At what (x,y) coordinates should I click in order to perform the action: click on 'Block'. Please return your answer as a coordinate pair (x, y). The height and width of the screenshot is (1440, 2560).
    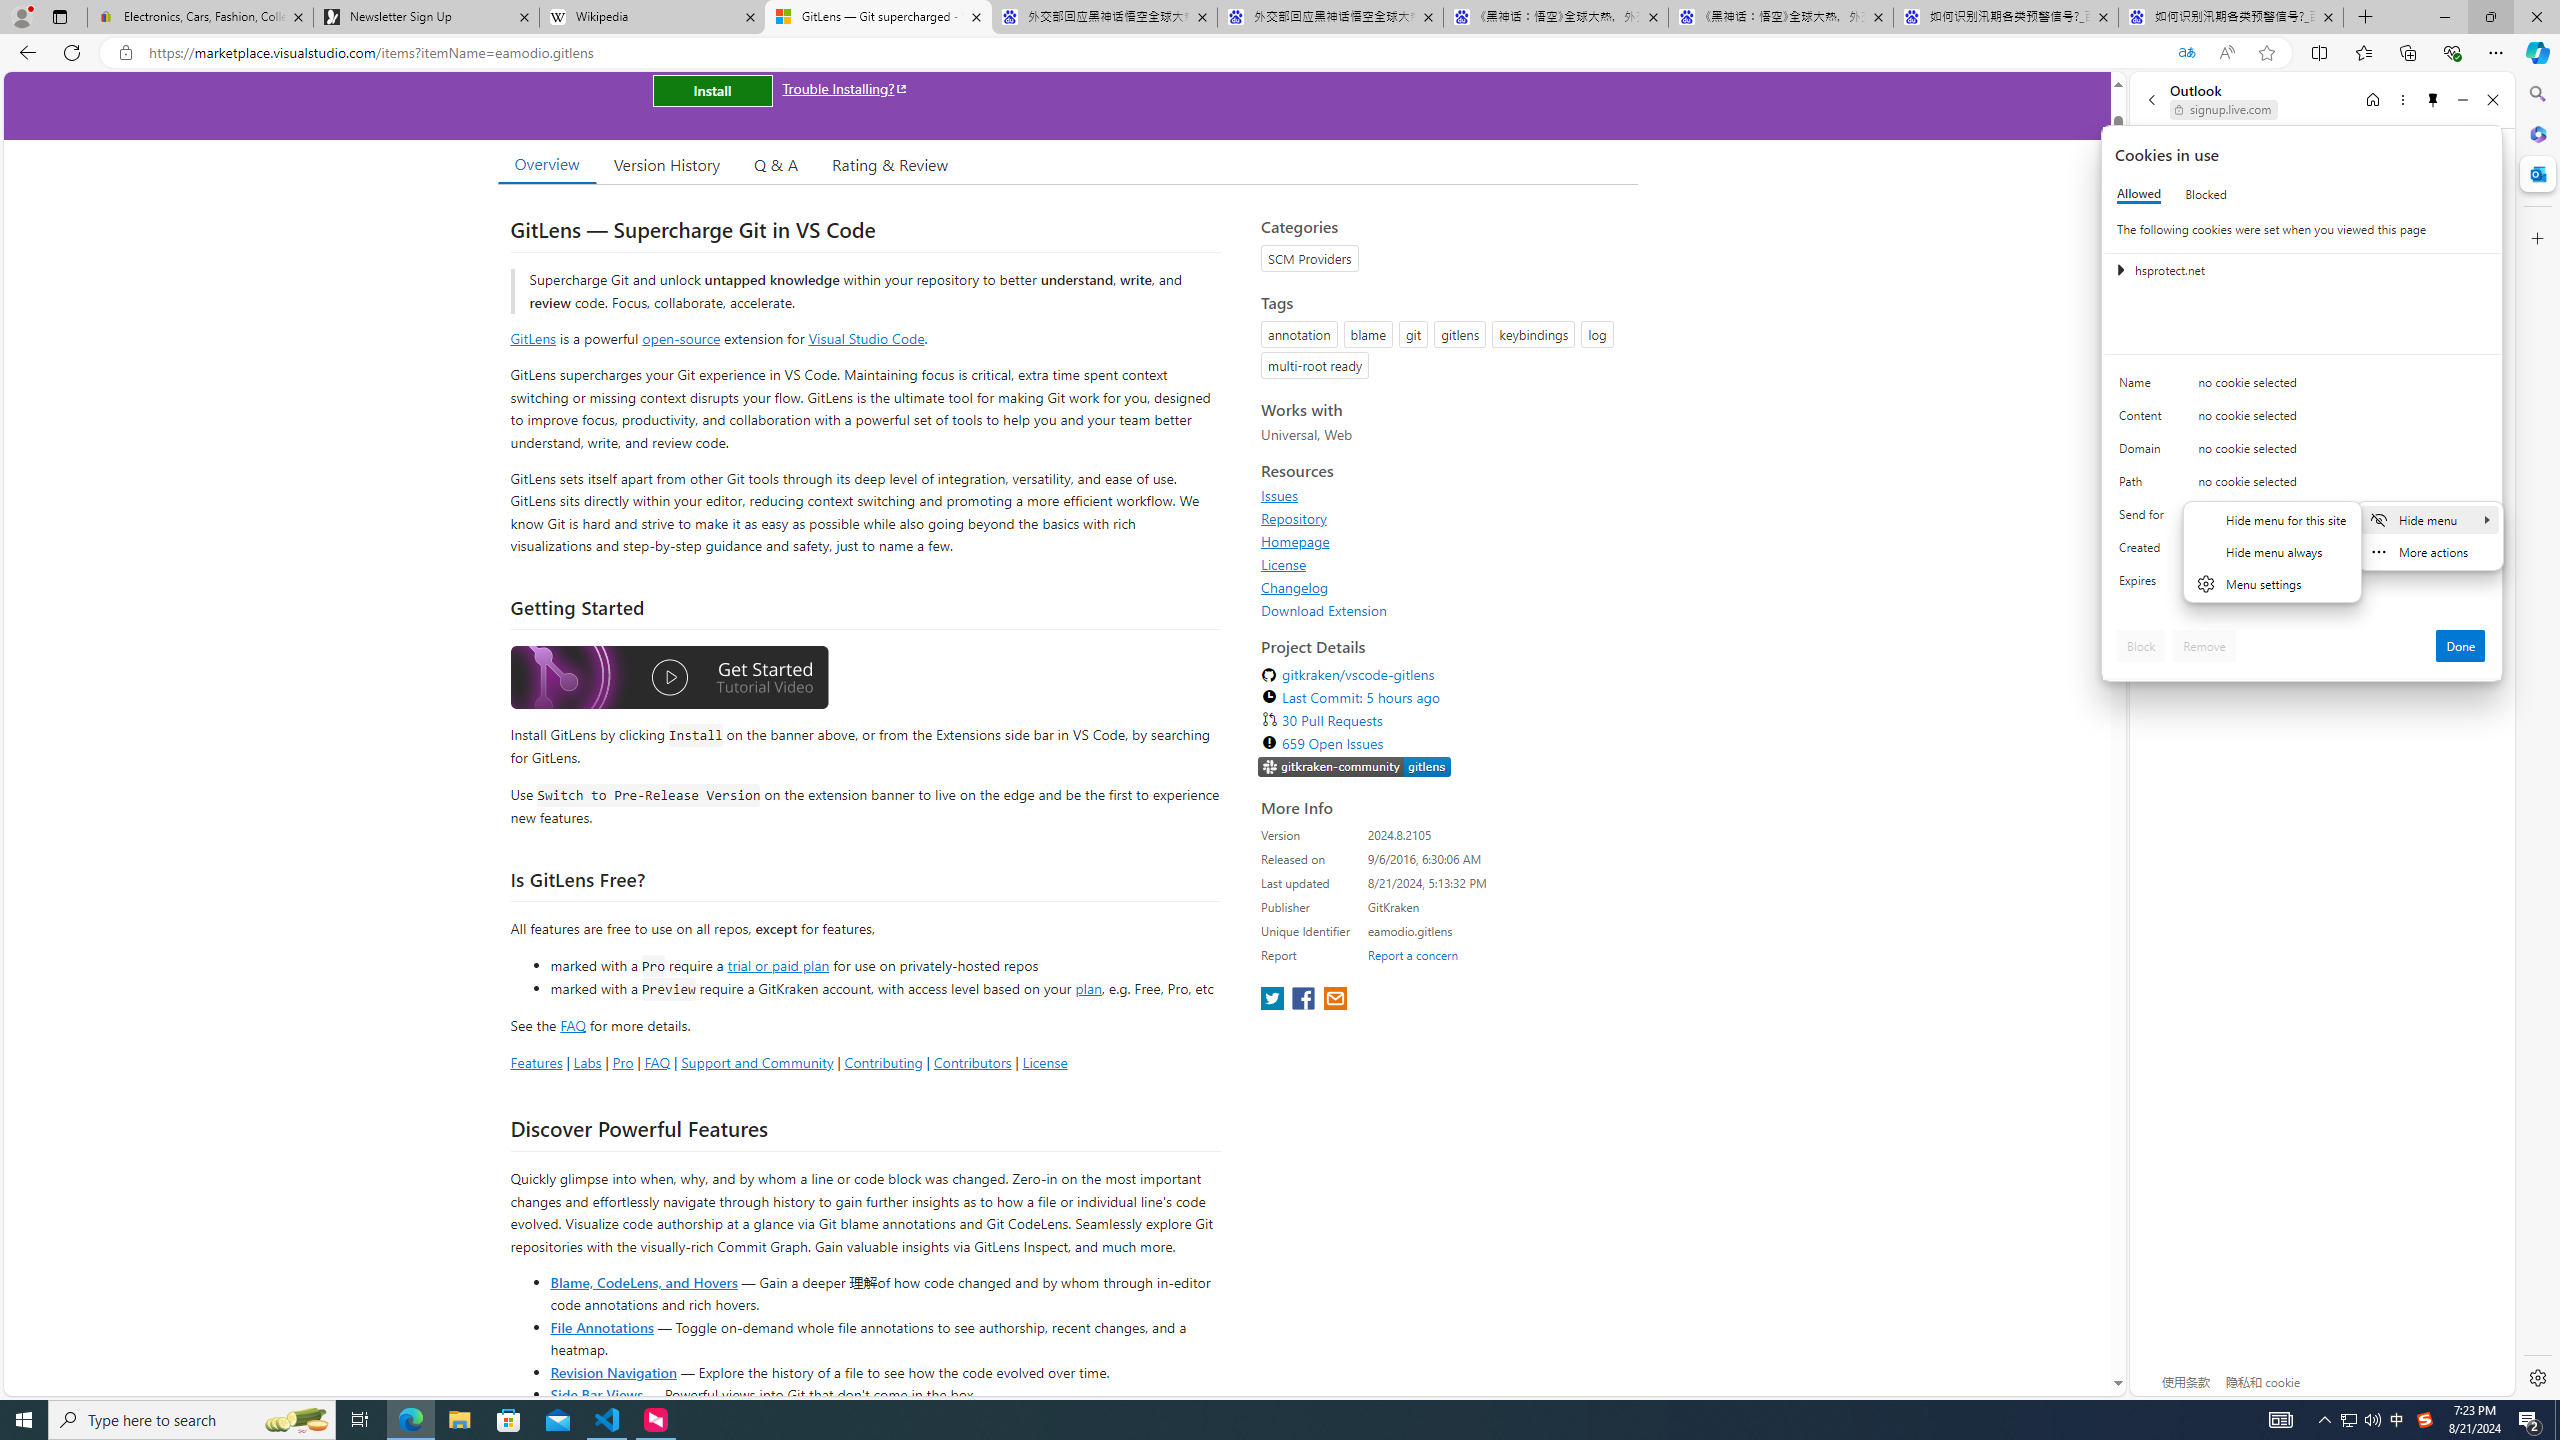
    Looking at the image, I should click on (2140, 646).